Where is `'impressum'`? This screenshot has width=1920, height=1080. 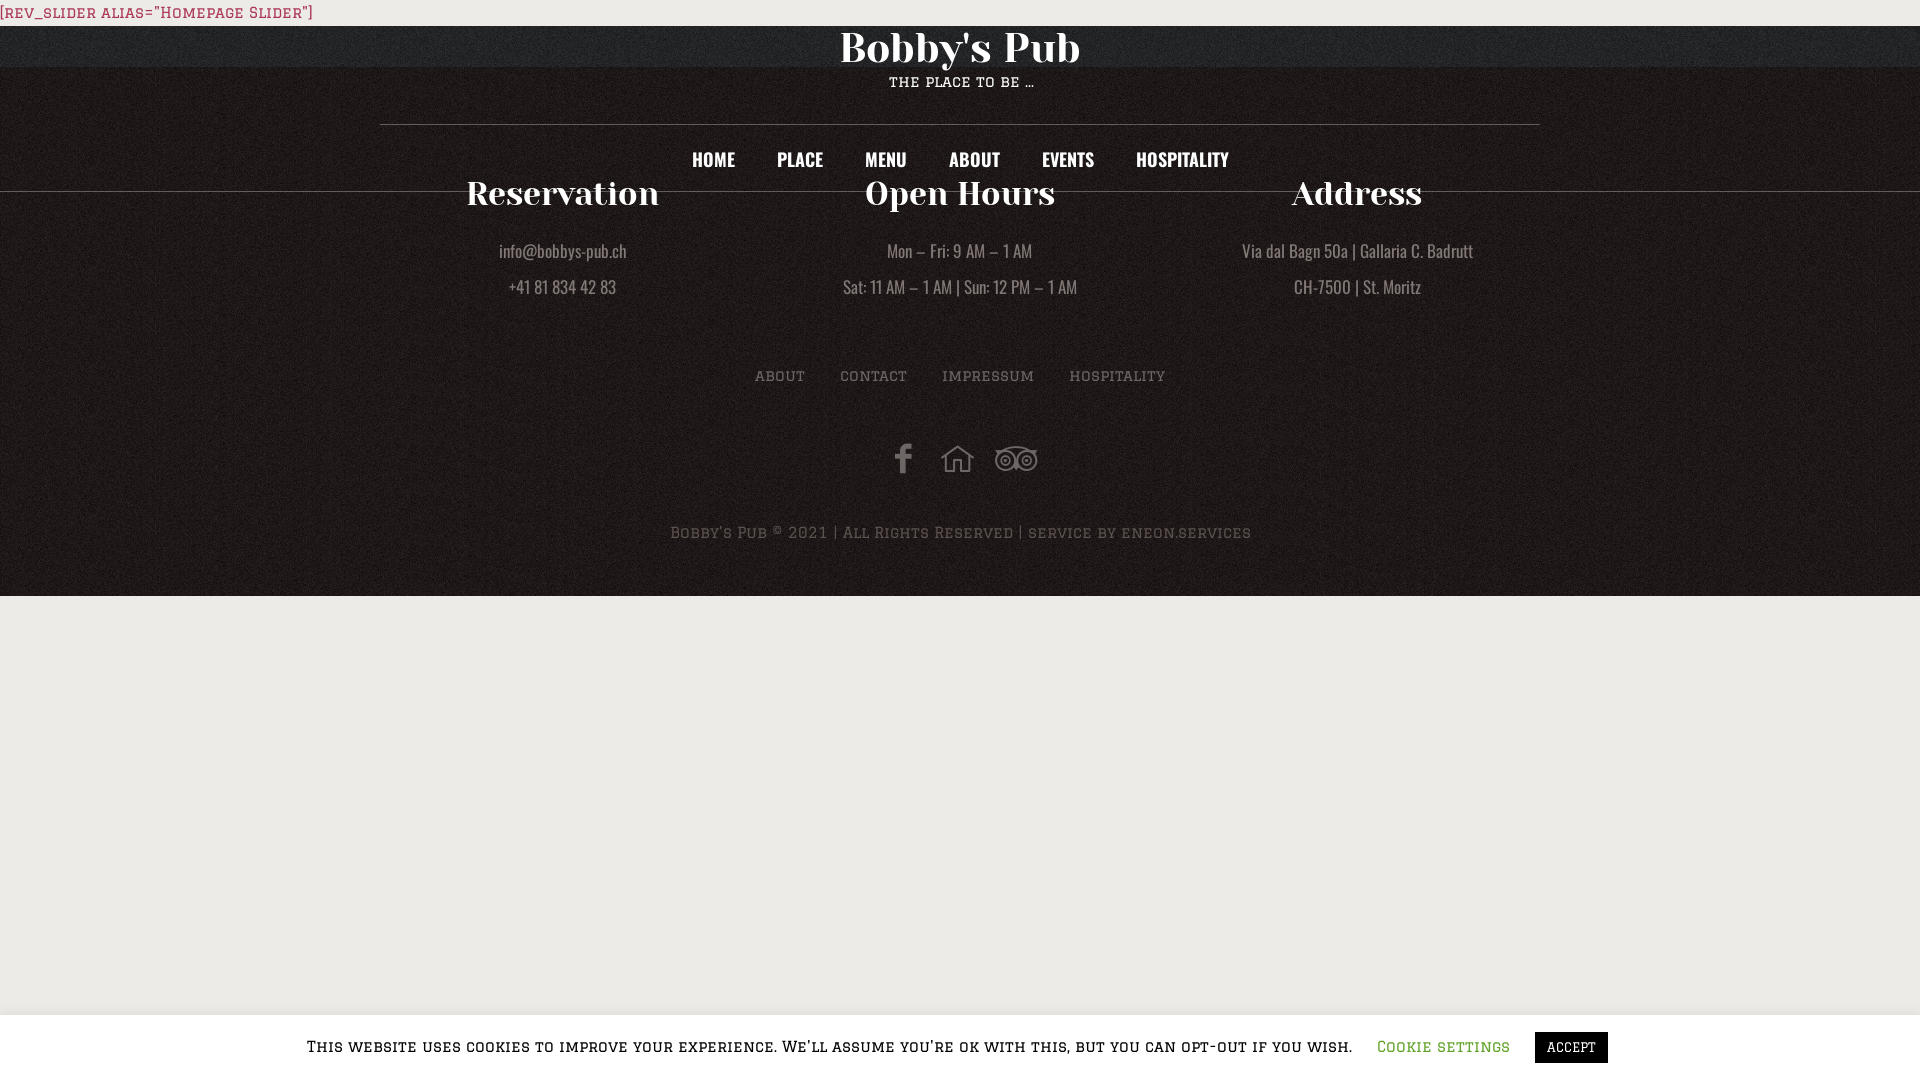 'impressum' is located at coordinates (988, 375).